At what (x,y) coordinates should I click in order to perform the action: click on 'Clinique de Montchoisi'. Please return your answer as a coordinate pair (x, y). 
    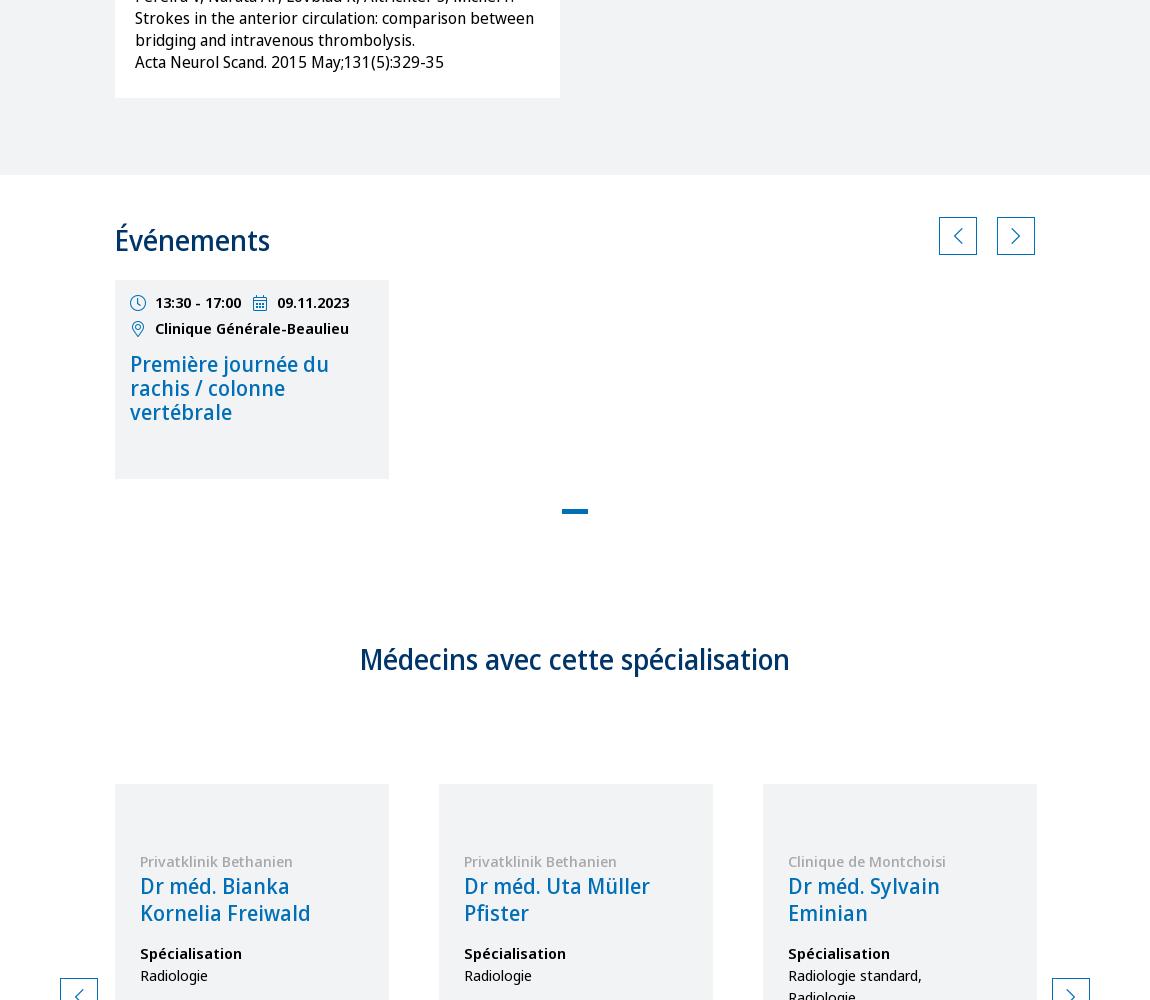
    Looking at the image, I should click on (866, 860).